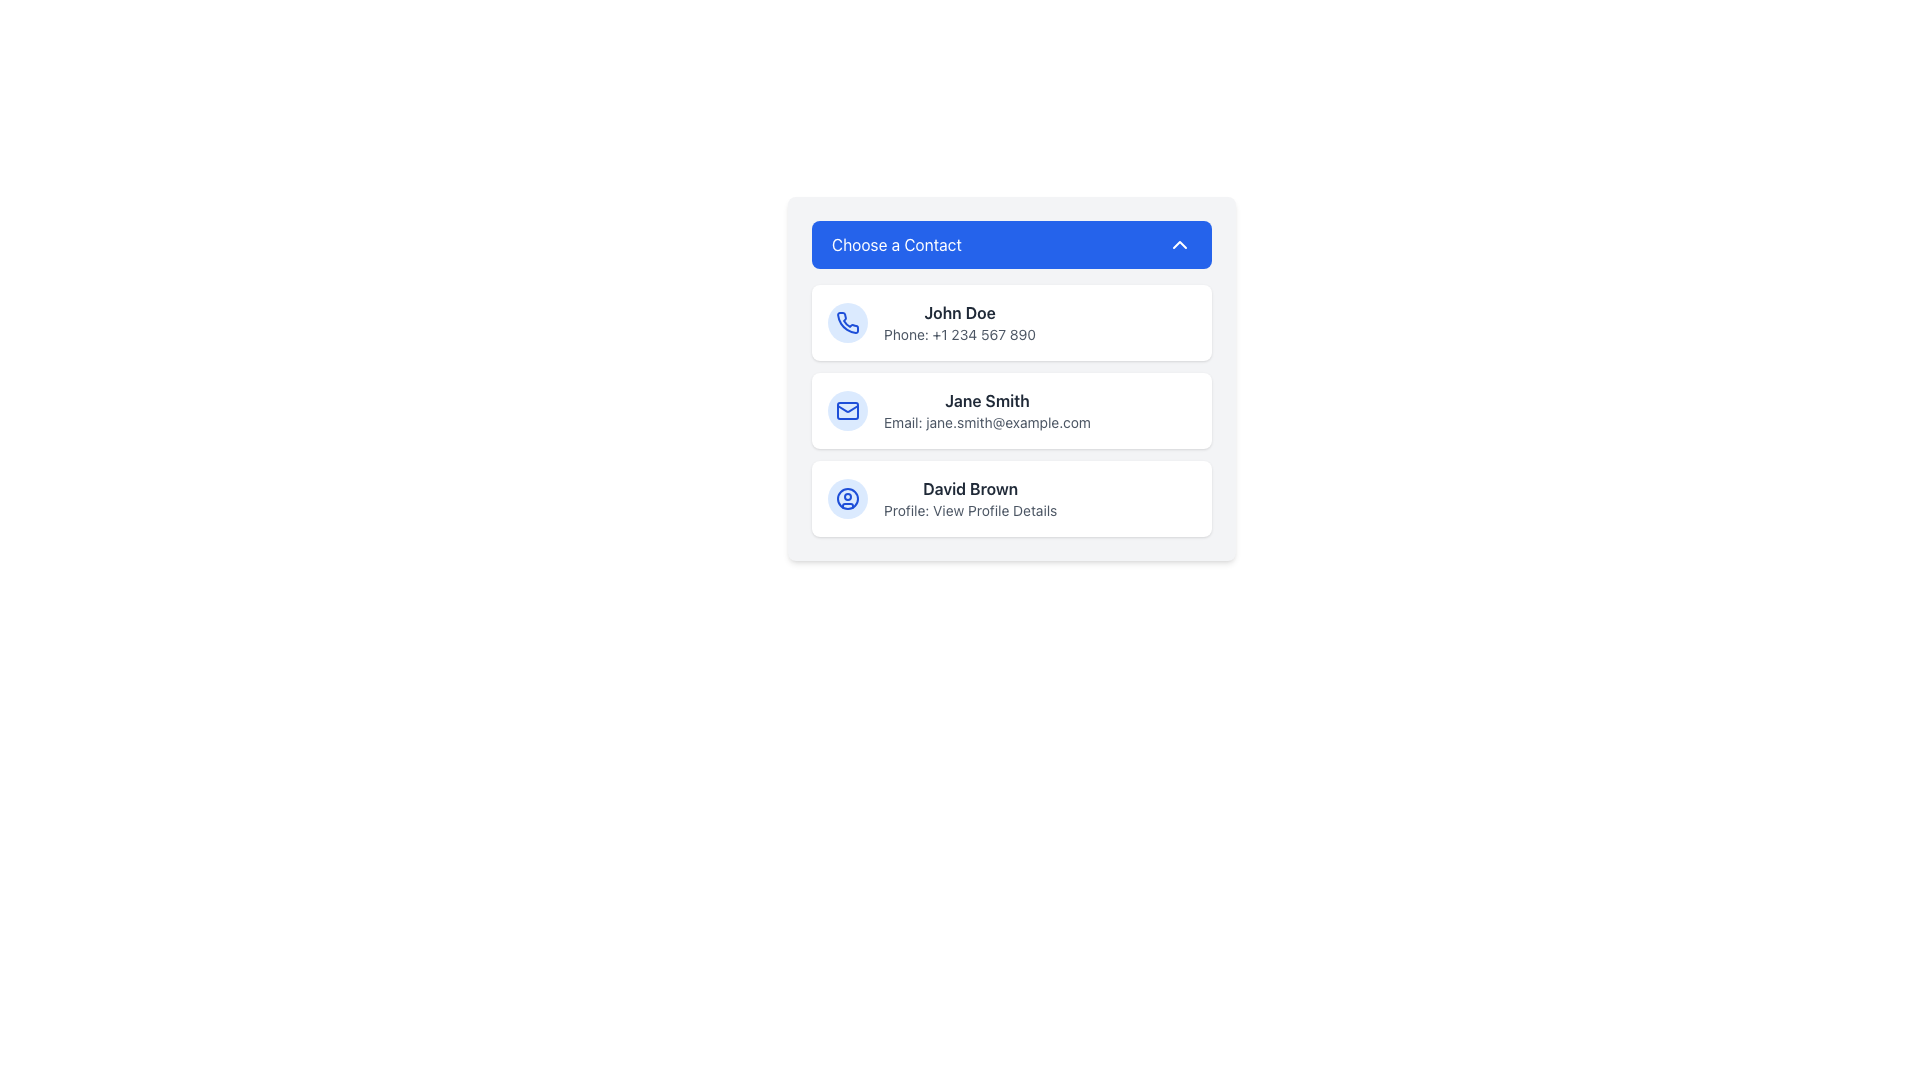  Describe the element at coordinates (960, 334) in the screenshot. I see `the static text label displaying the contact phone number associated with 'John Doe'` at that location.